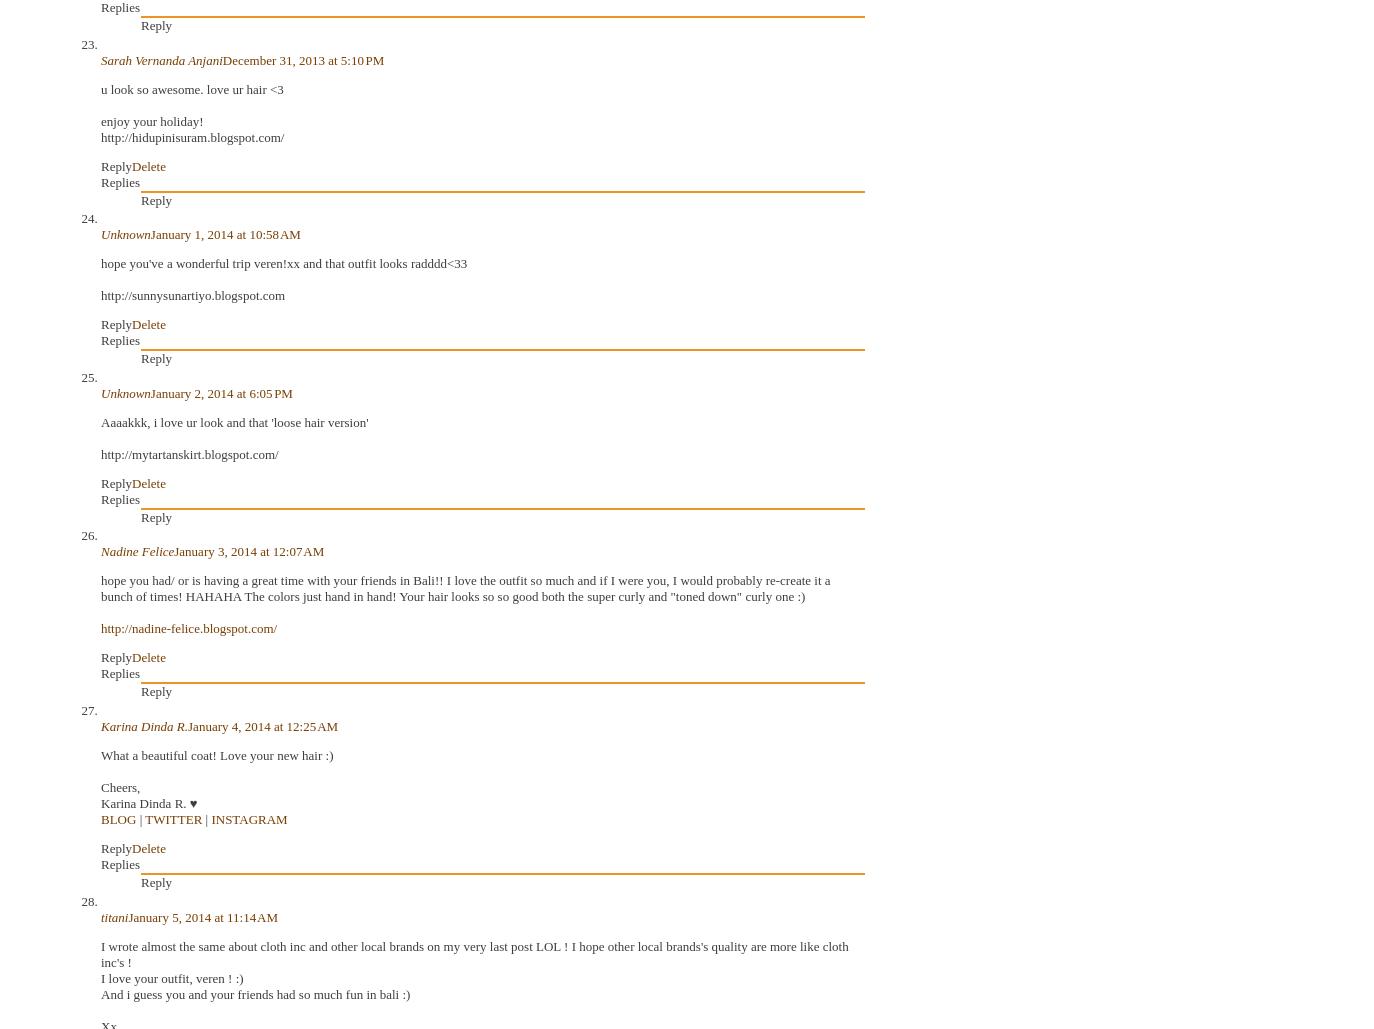  Describe the element at coordinates (149, 233) in the screenshot. I see `'January 1, 2014 at 10:58 AM'` at that location.